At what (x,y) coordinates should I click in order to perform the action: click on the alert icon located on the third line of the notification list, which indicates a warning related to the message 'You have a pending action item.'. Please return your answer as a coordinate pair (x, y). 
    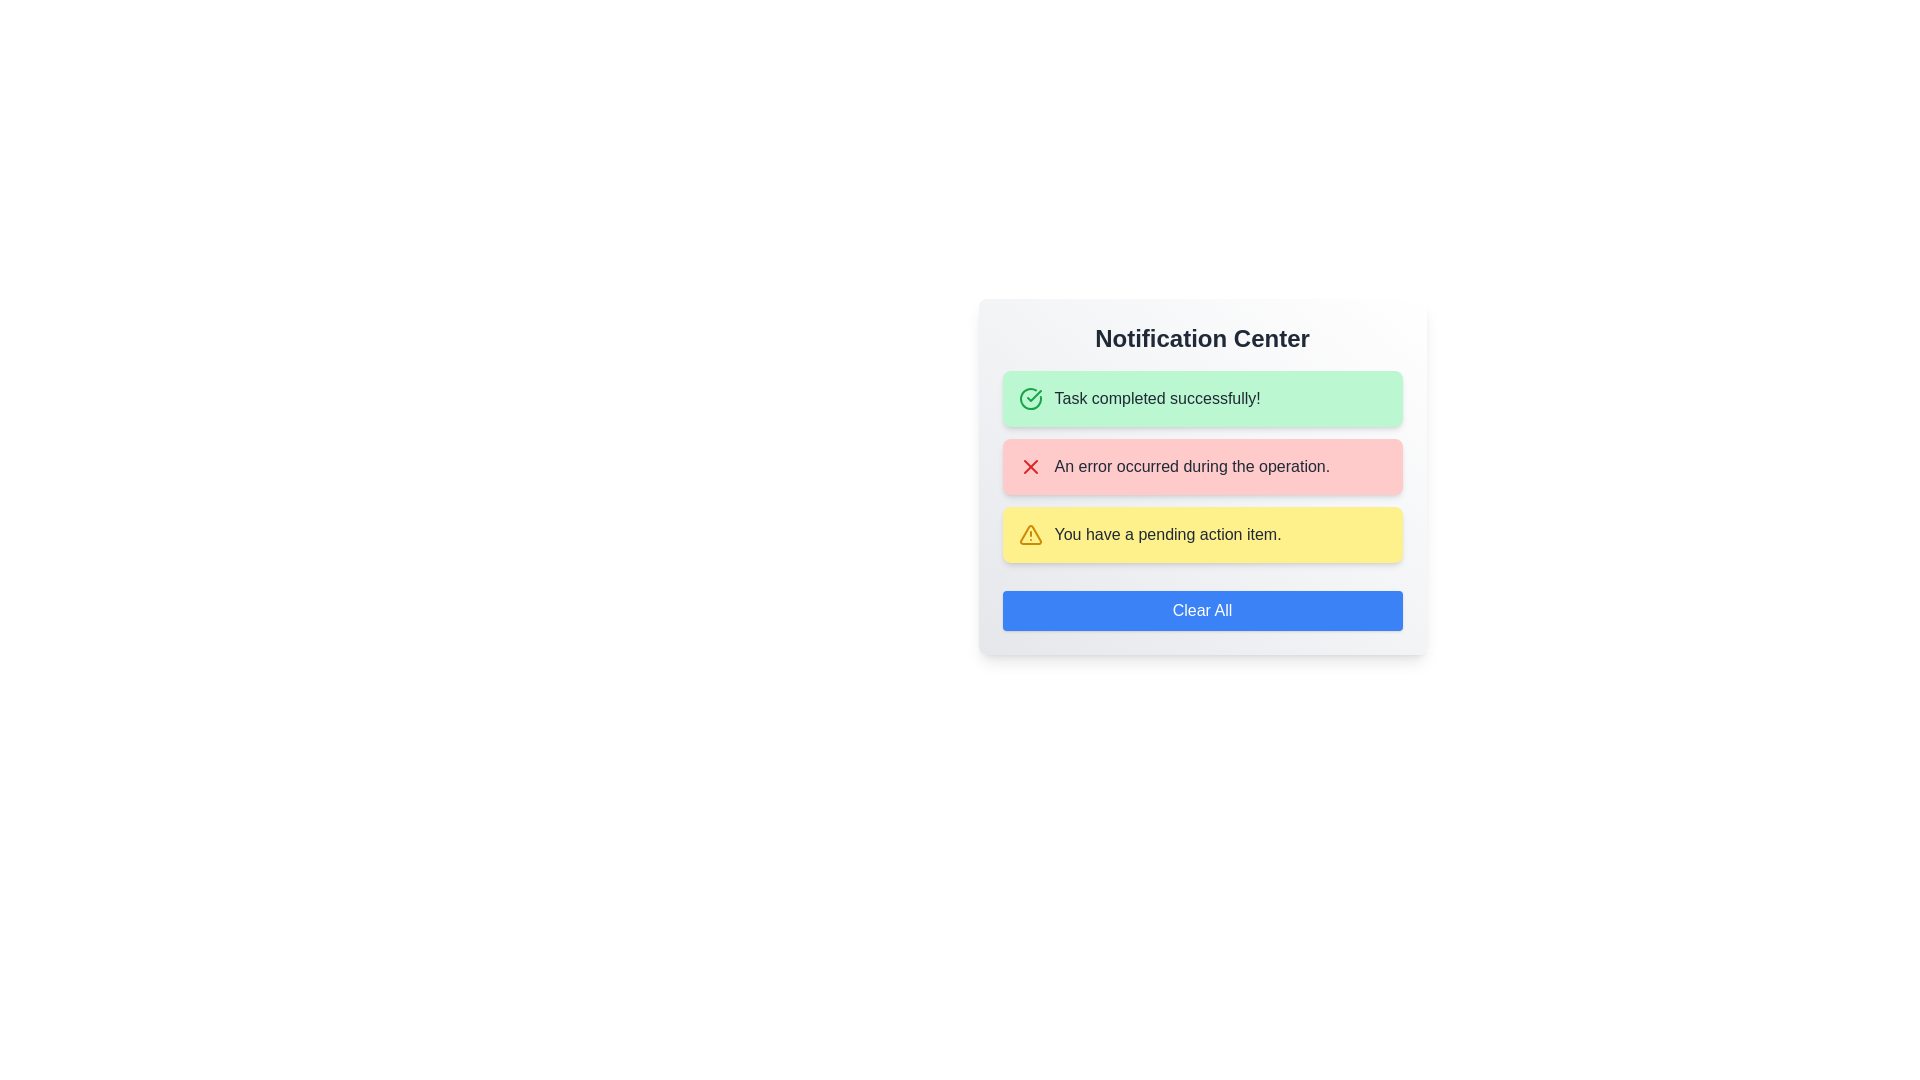
    Looking at the image, I should click on (1030, 534).